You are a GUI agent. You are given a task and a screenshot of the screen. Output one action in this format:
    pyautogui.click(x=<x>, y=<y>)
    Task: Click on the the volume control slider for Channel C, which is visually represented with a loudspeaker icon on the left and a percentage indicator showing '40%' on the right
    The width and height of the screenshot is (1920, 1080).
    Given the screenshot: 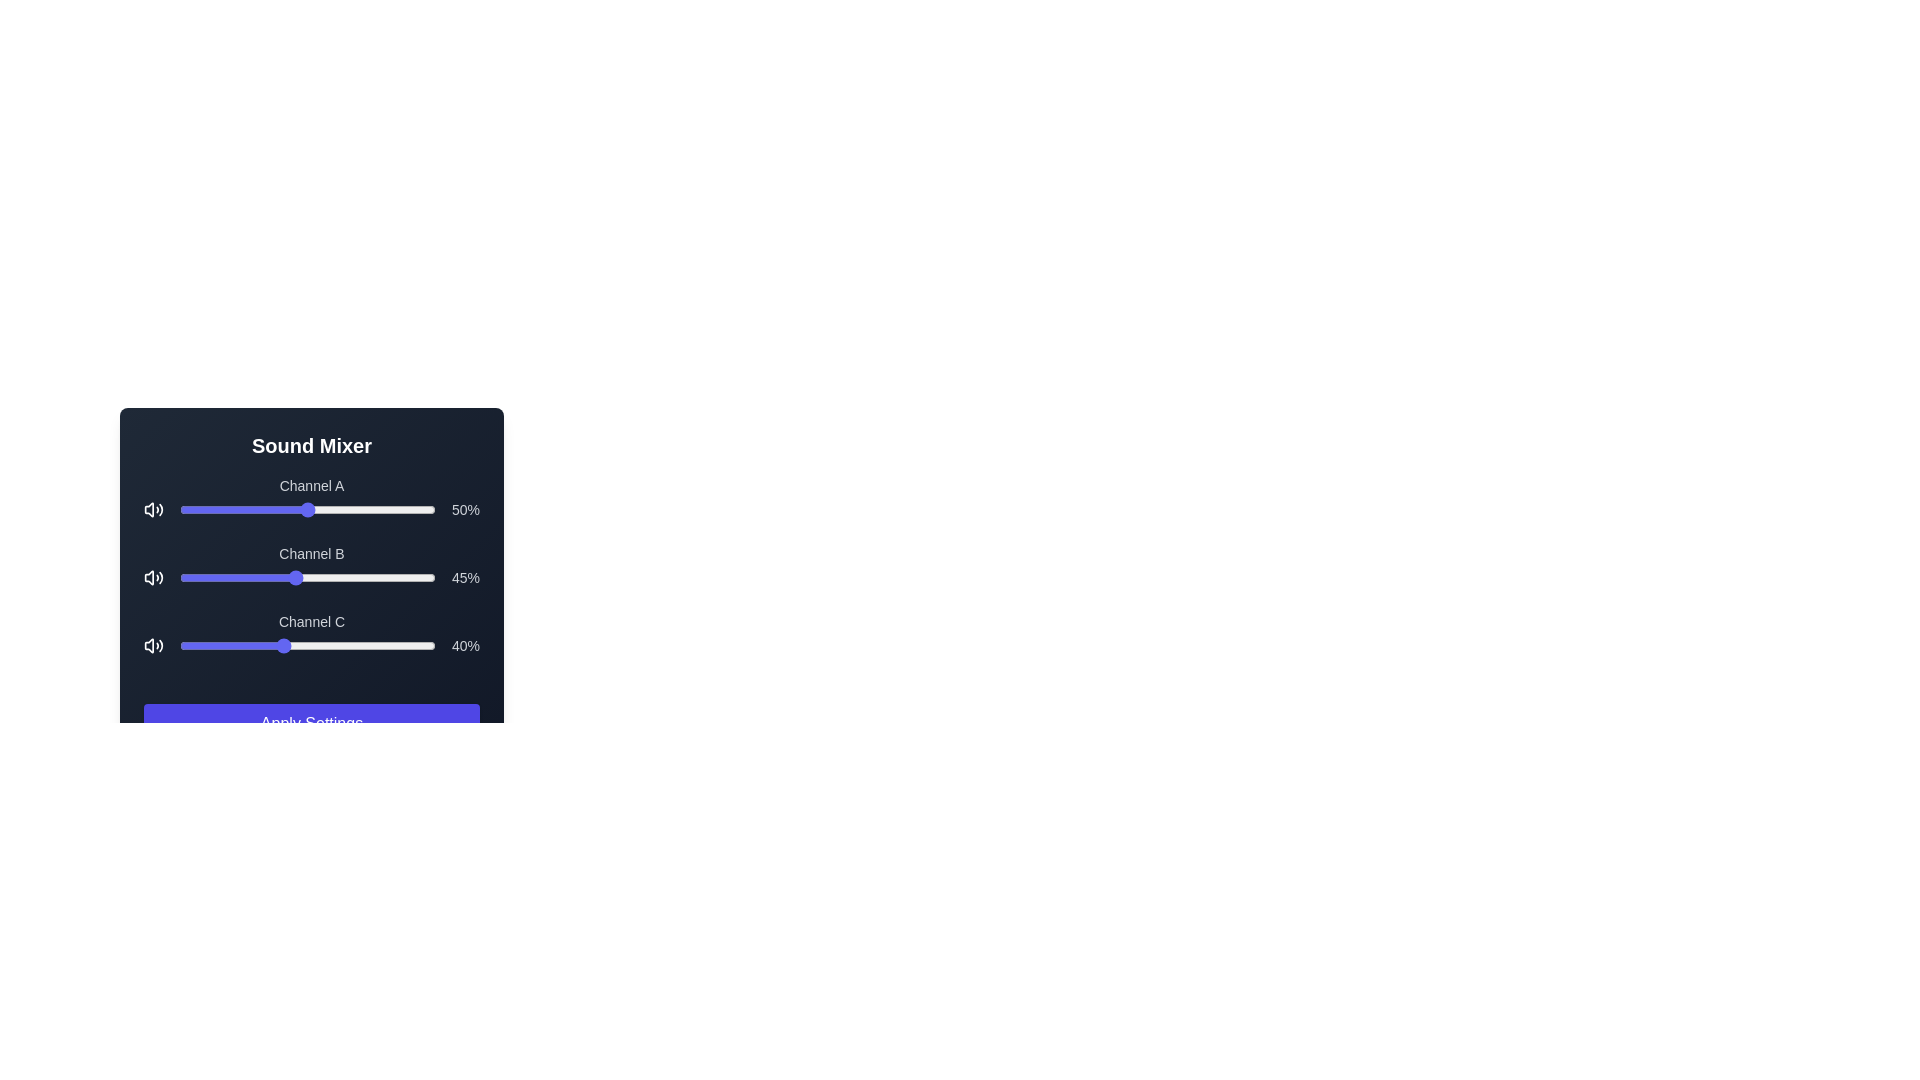 What is the action you would take?
    pyautogui.click(x=311, y=645)
    